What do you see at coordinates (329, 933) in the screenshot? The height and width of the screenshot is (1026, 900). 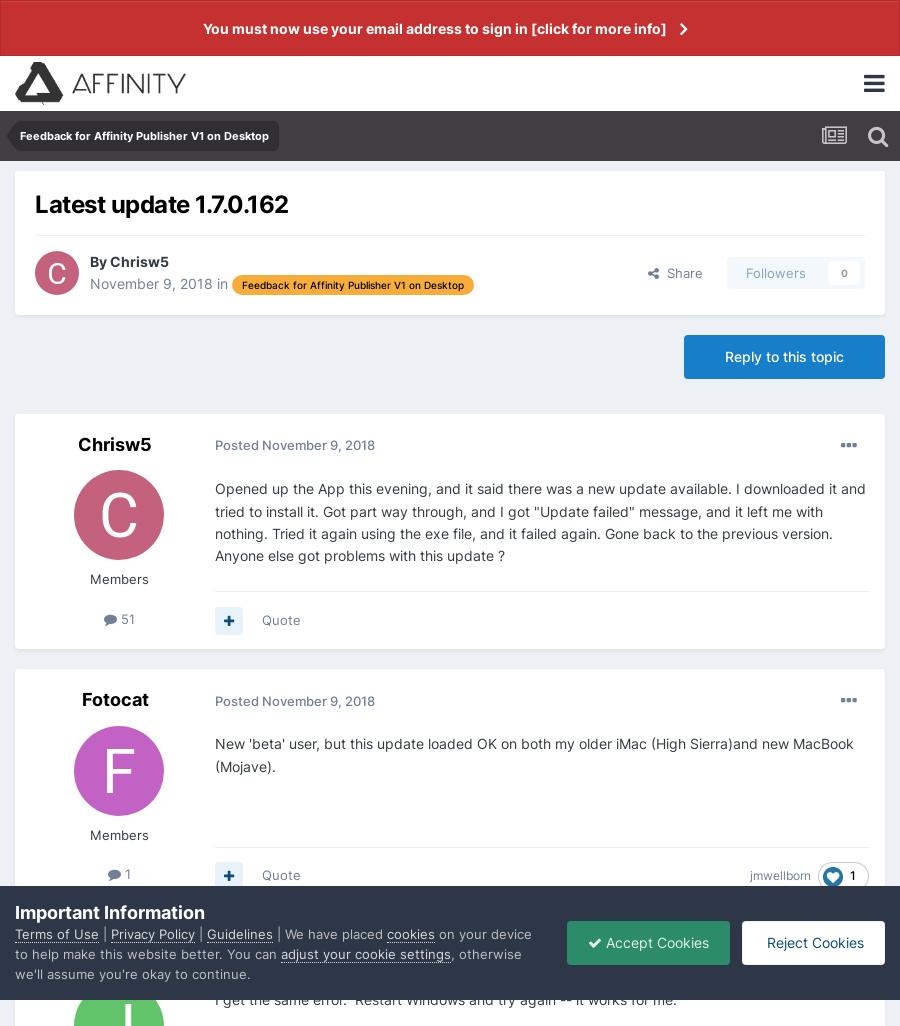 I see `'| We have placed'` at bounding box center [329, 933].